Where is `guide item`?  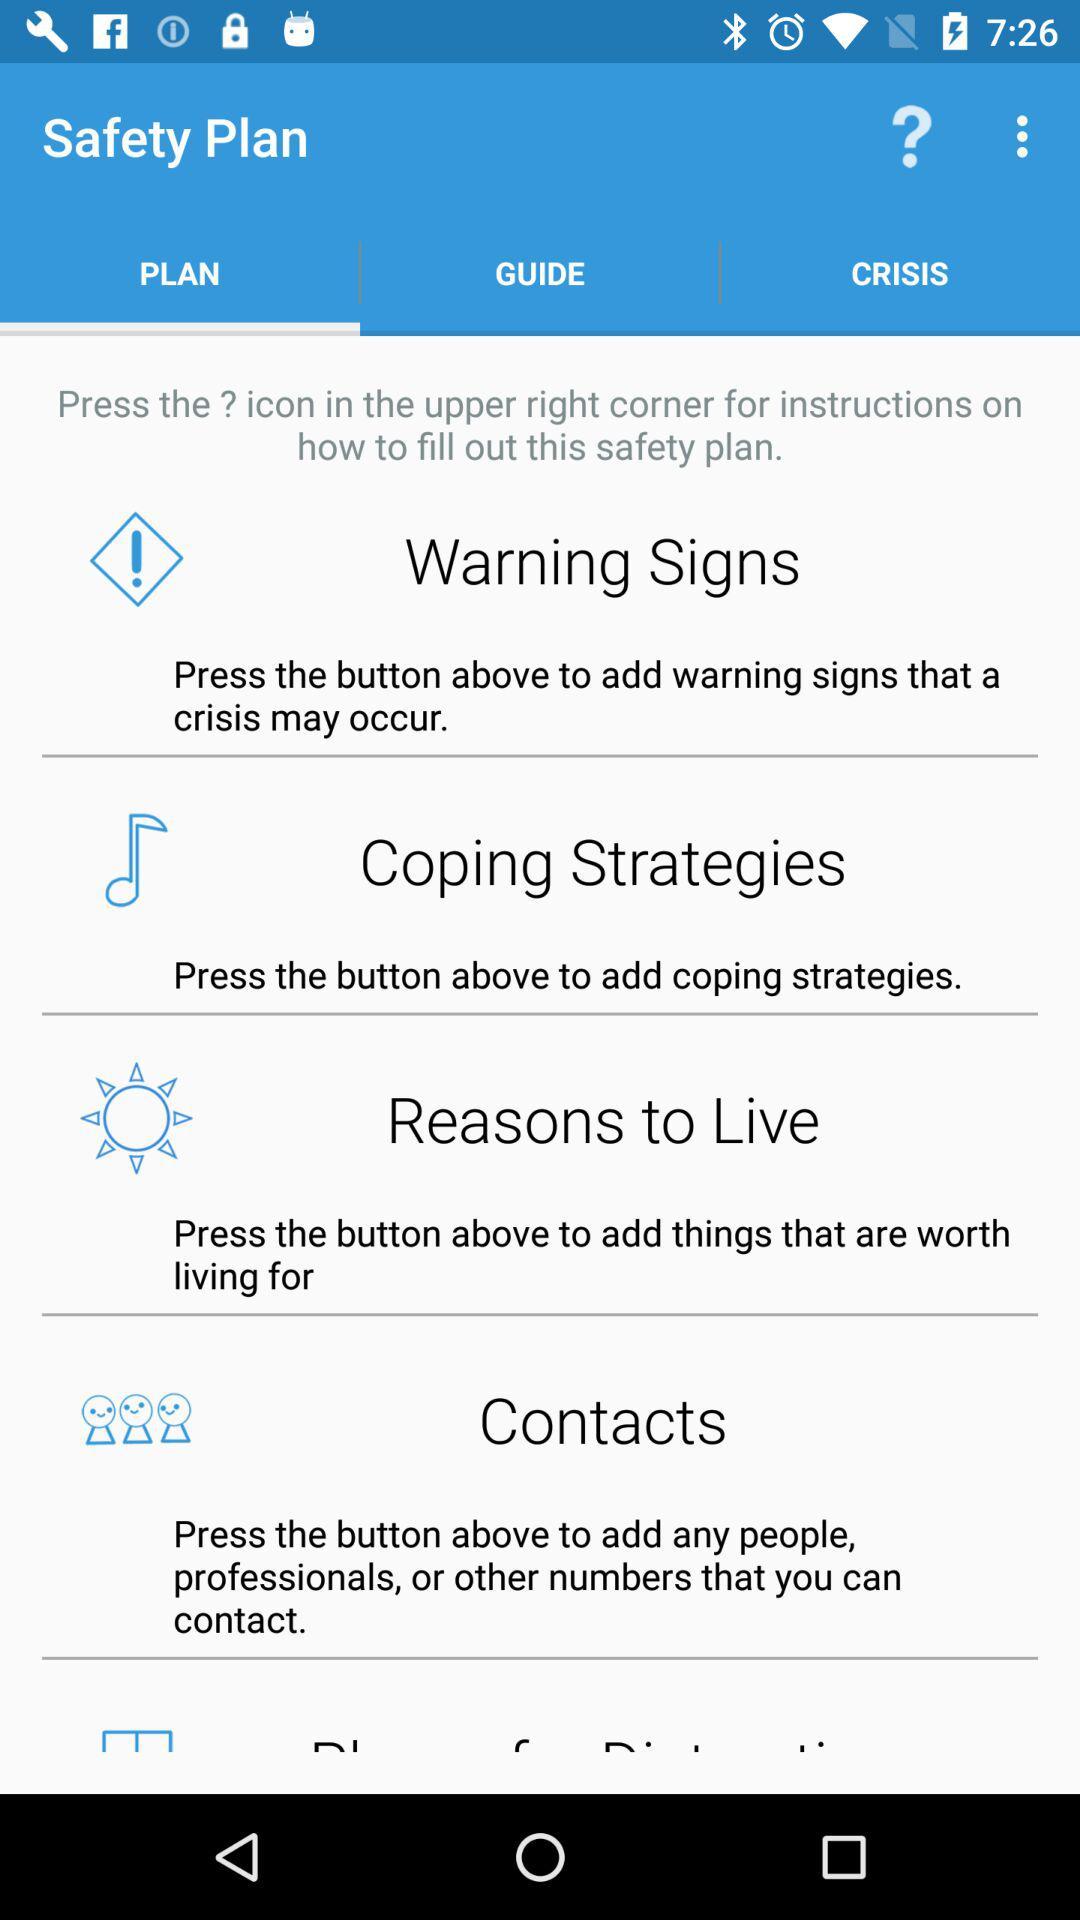 guide item is located at coordinates (540, 272).